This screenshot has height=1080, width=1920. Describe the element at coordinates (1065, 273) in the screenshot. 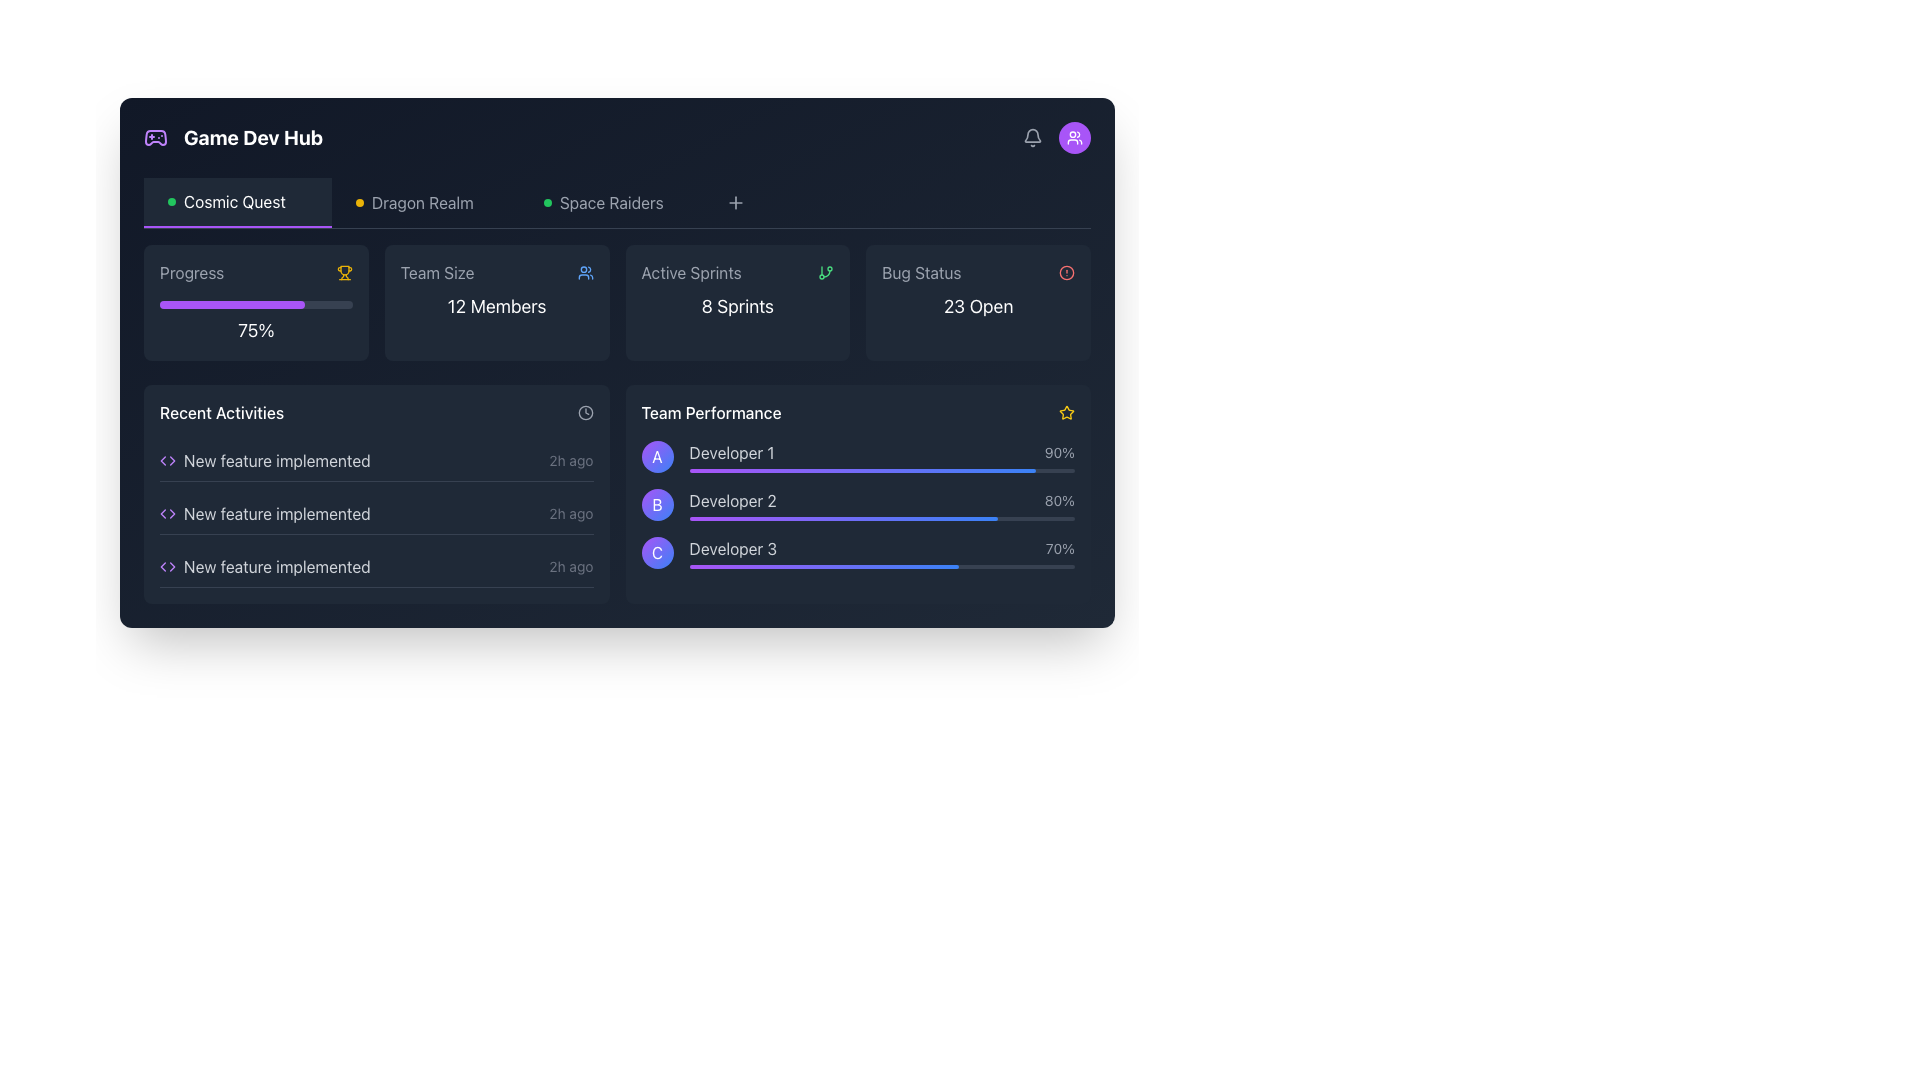

I see `the warning icon located at the right end of the 'Bug Status' section, adjacent to '23 Open', to check its alert representation` at that location.